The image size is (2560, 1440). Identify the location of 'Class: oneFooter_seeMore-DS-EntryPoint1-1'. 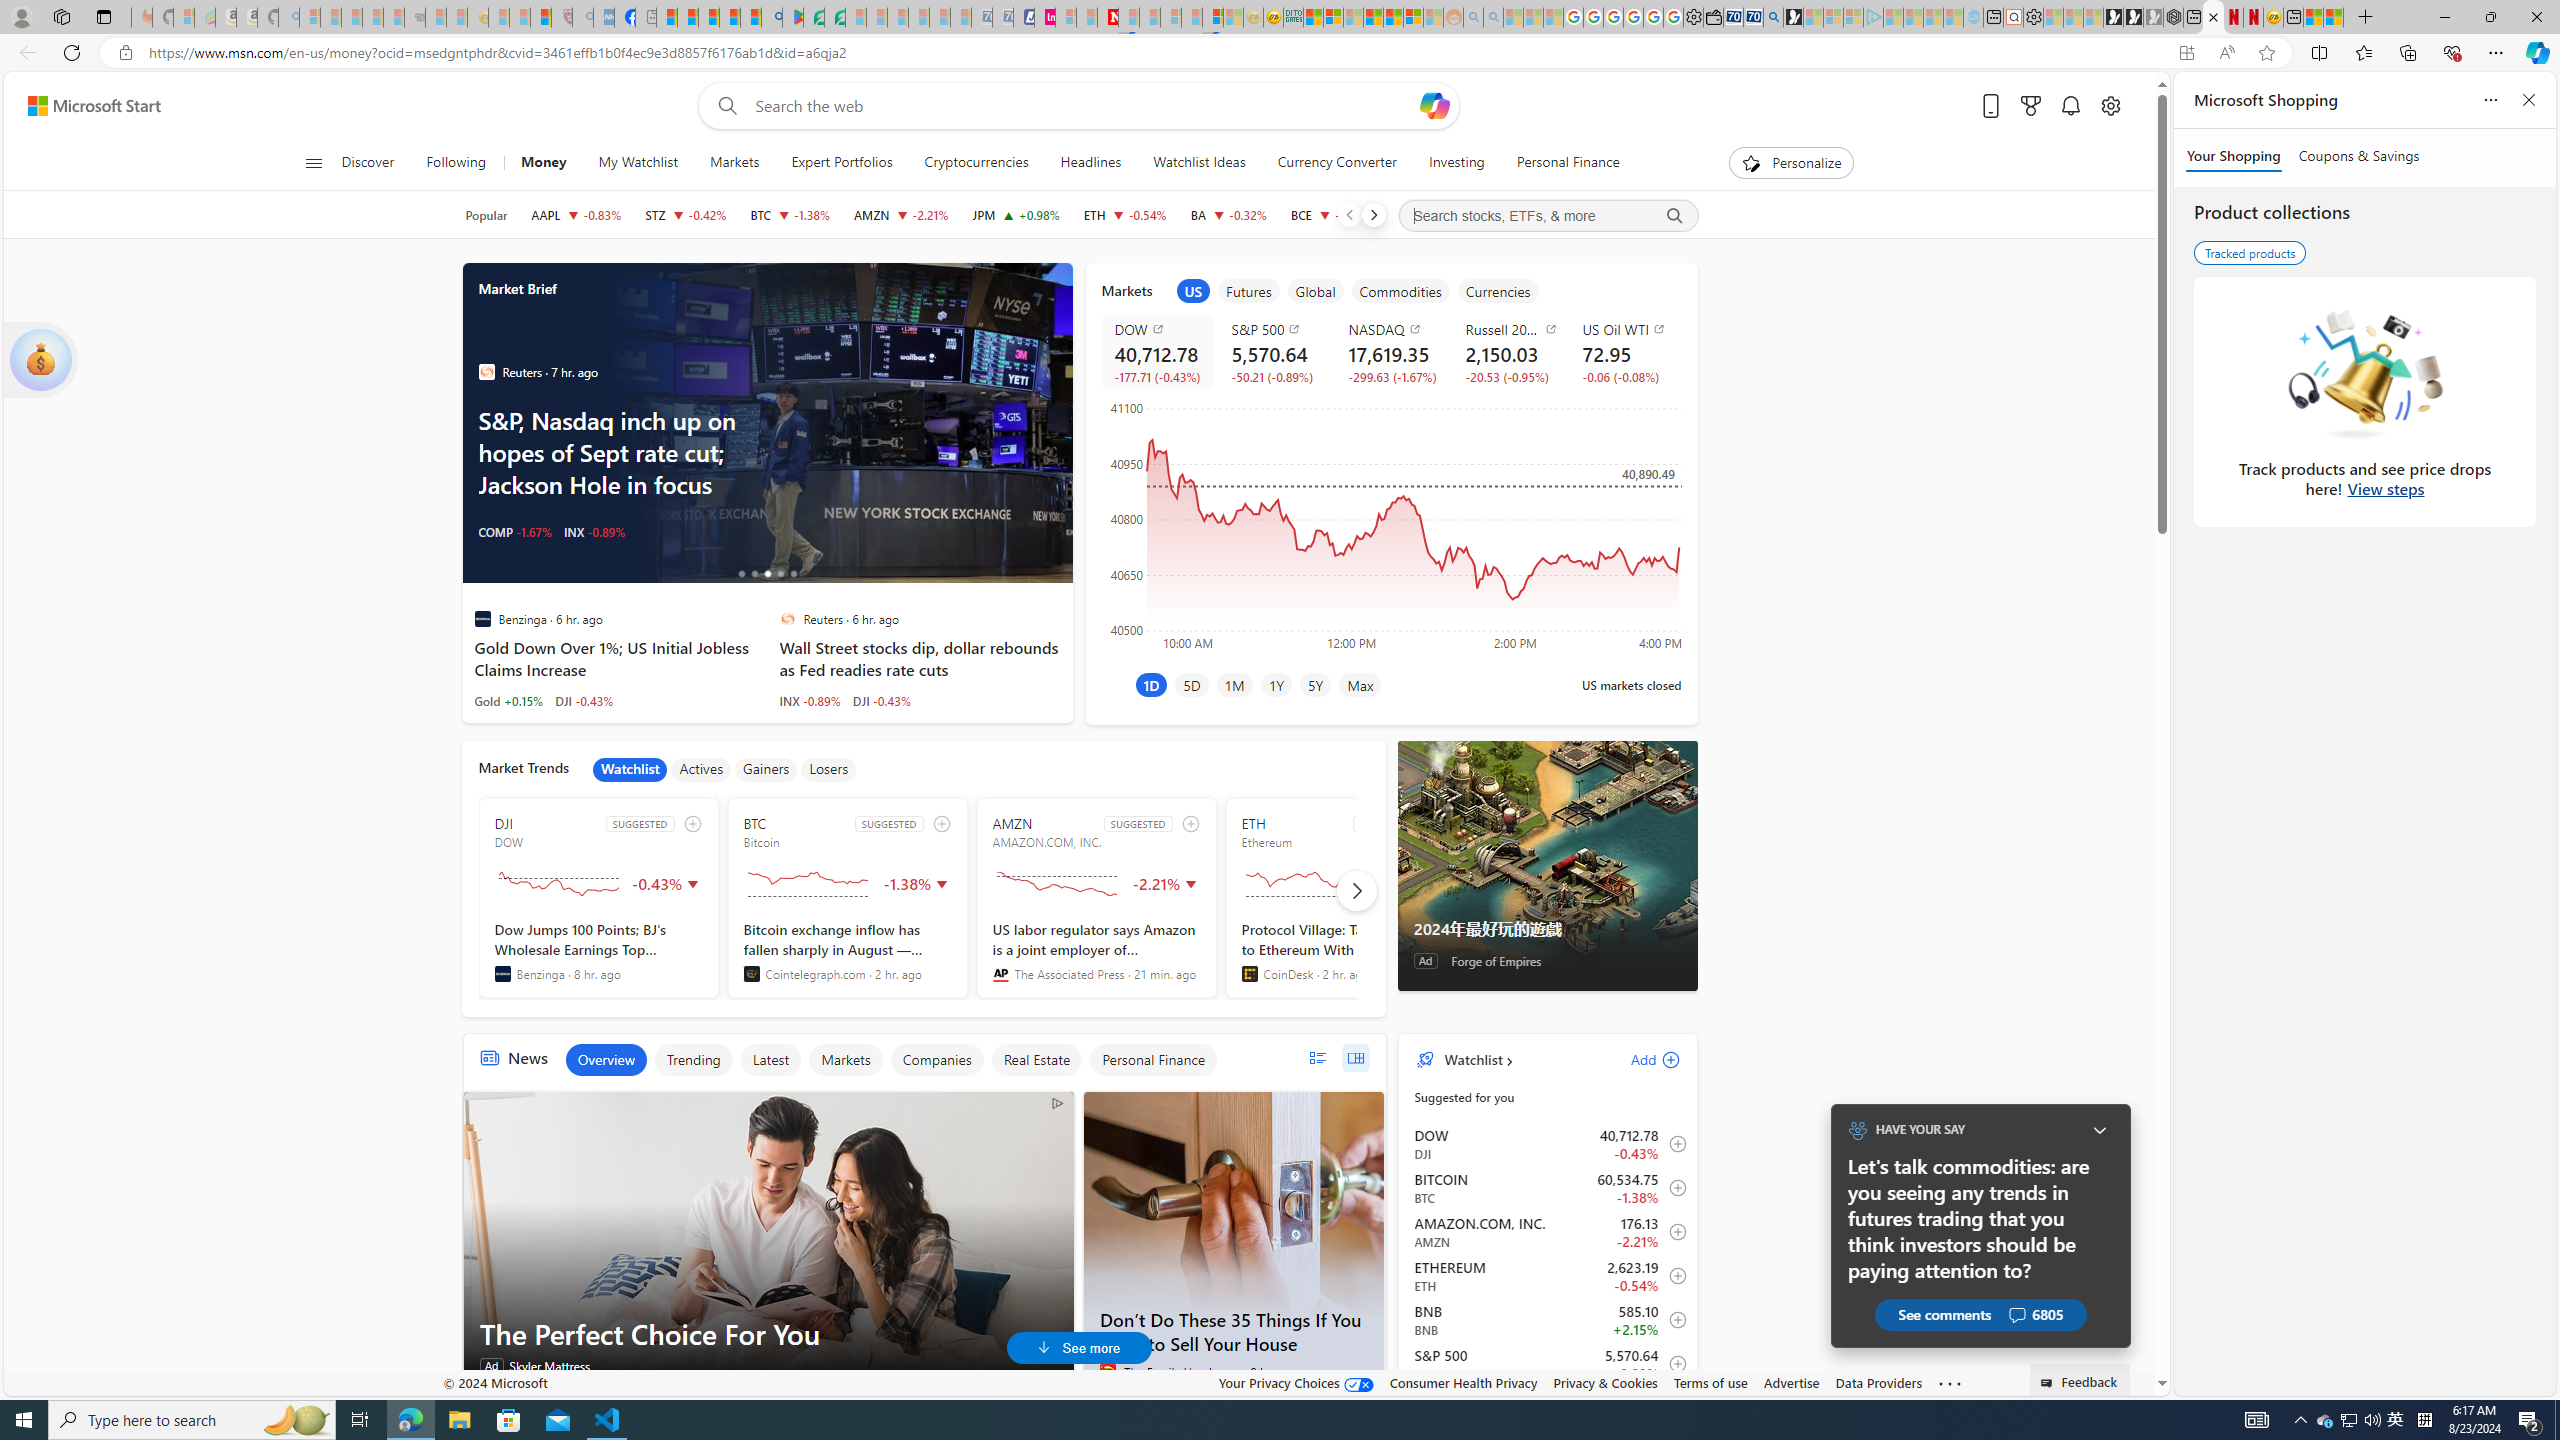
(1948, 1382).